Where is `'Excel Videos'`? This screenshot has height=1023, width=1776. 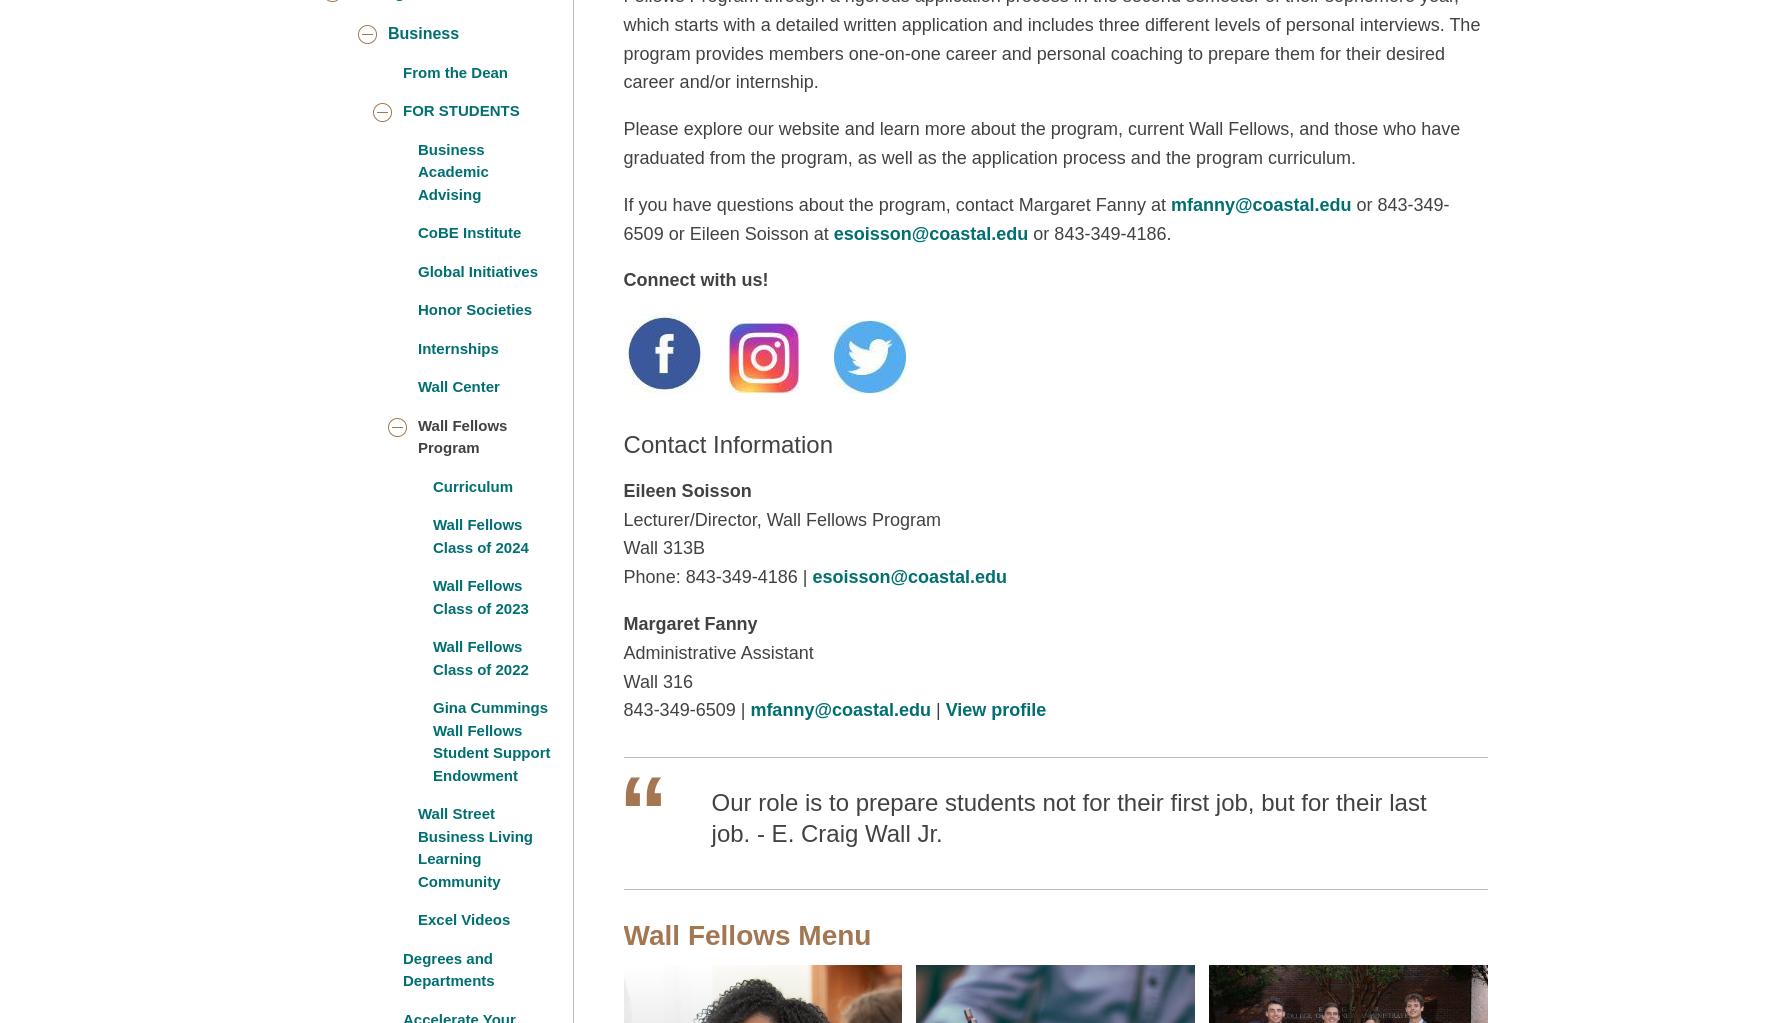
'Excel Videos' is located at coordinates (418, 918).